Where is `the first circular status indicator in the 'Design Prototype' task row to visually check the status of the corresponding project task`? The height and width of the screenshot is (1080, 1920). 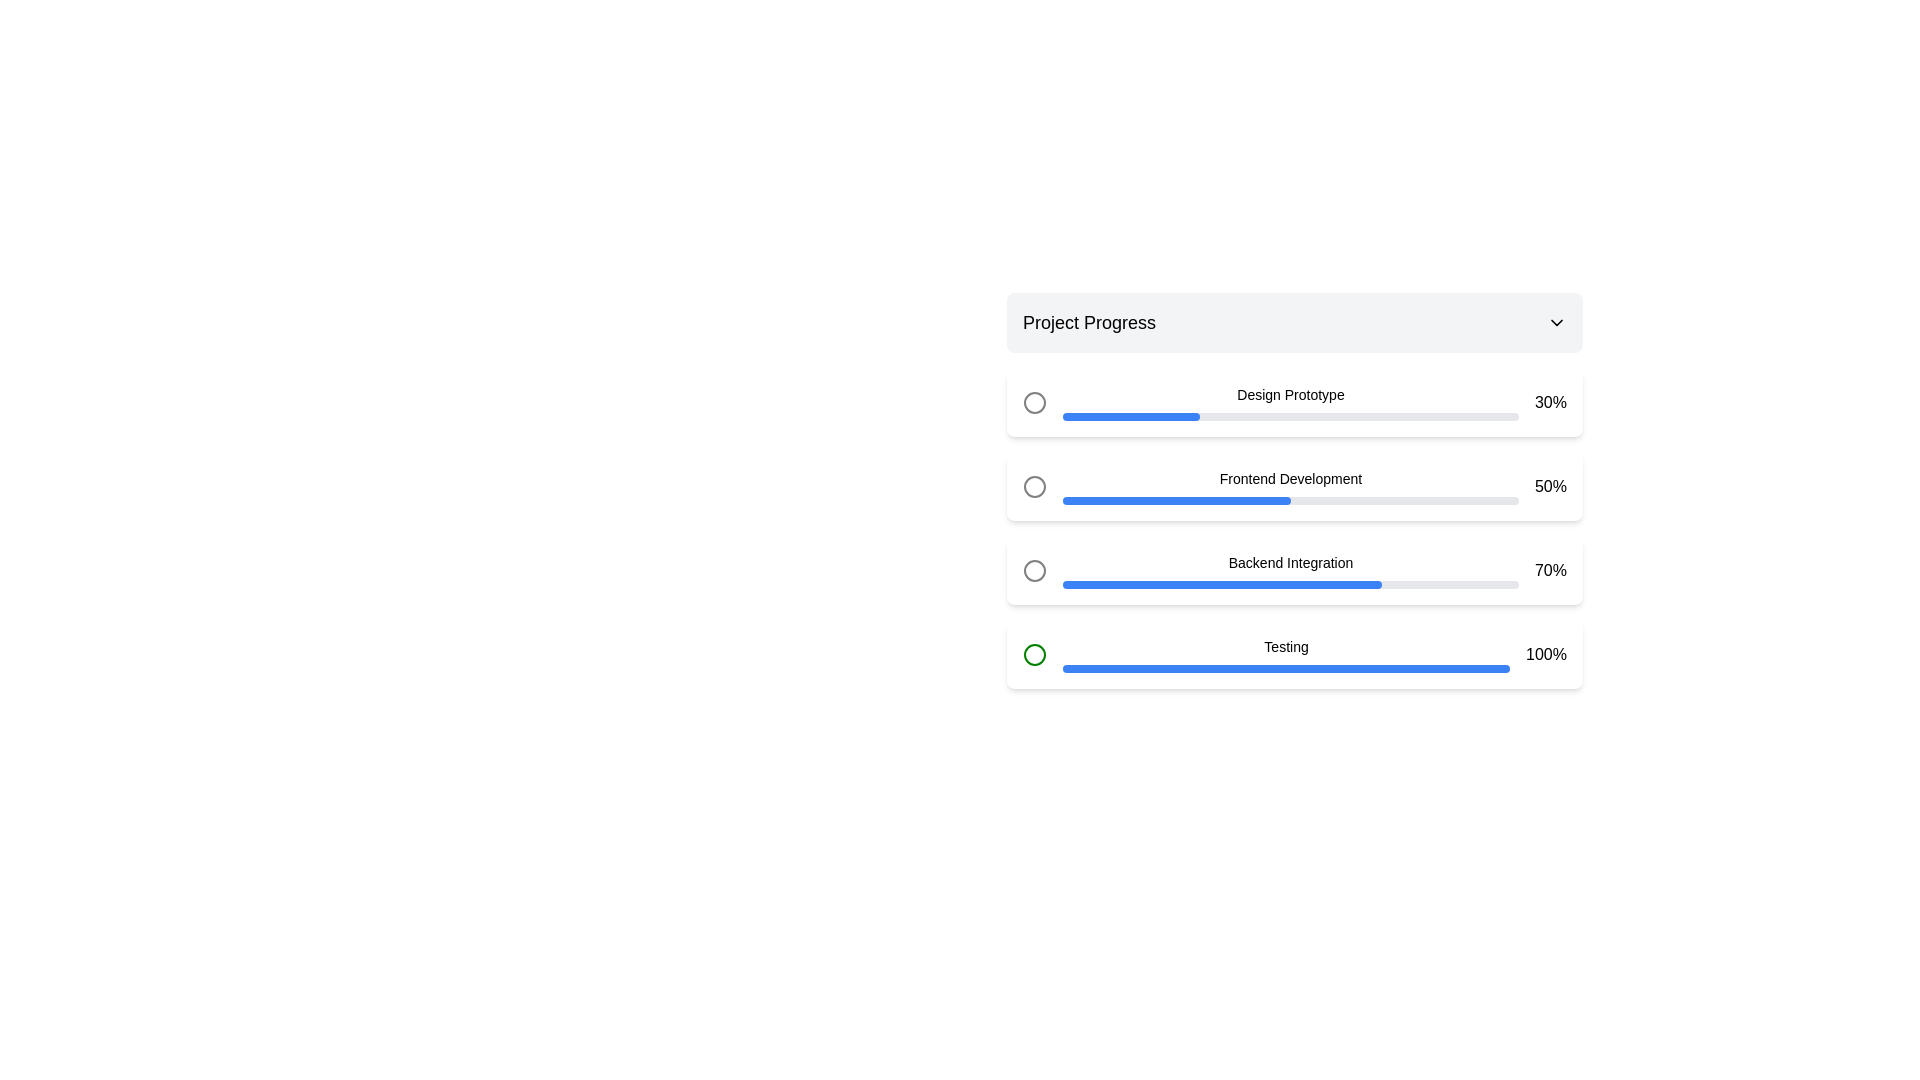
the first circular status indicator in the 'Design Prototype' task row to visually check the status of the corresponding project task is located at coordinates (1035, 402).